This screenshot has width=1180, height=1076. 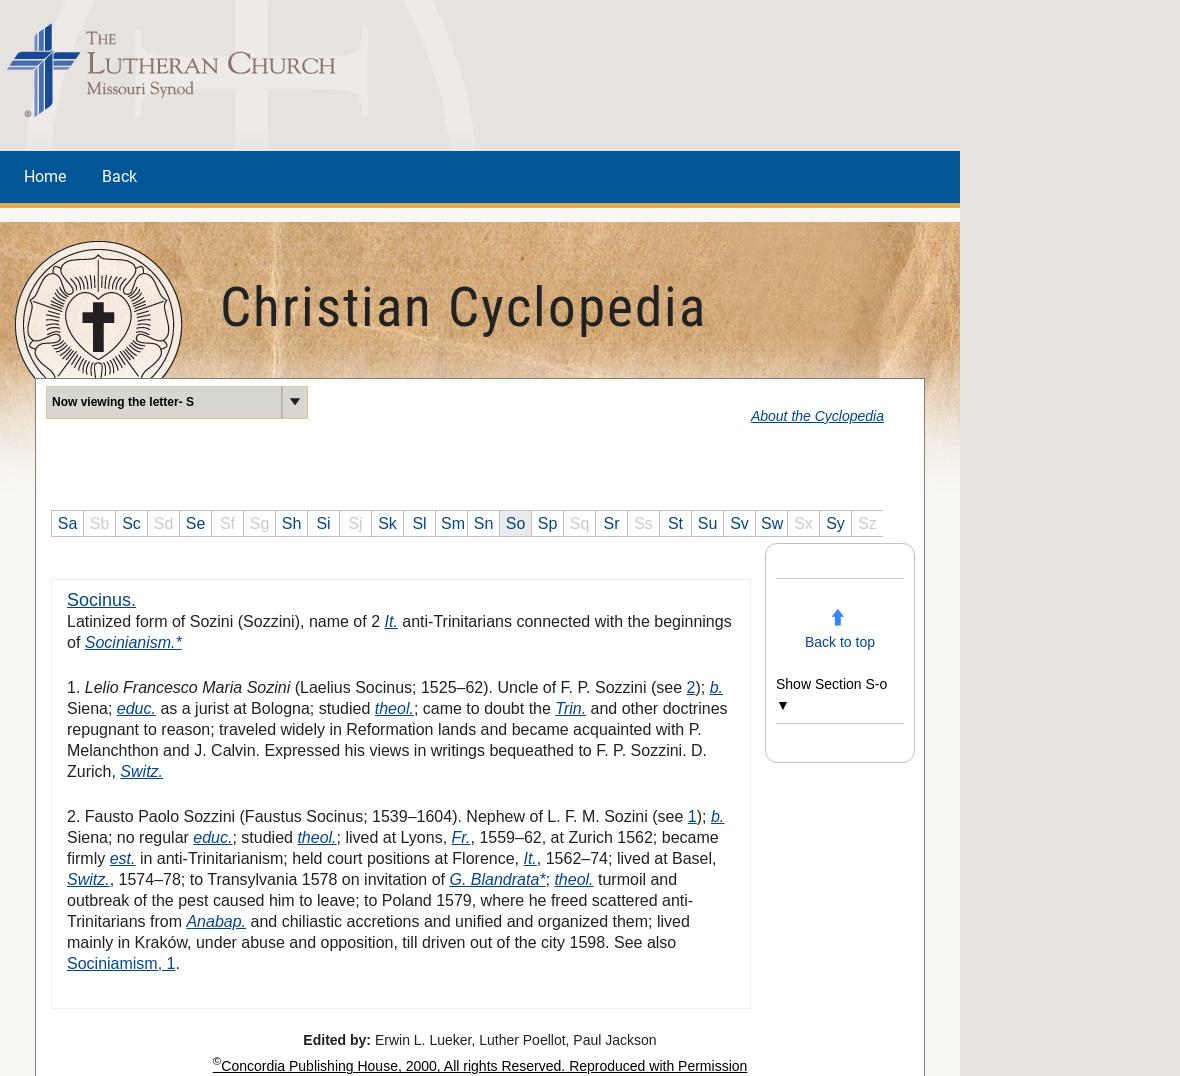 What do you see at coordinates (66, 599) in the screenshot?
I see `'Socinus.'` at bounding box center [66, 599].